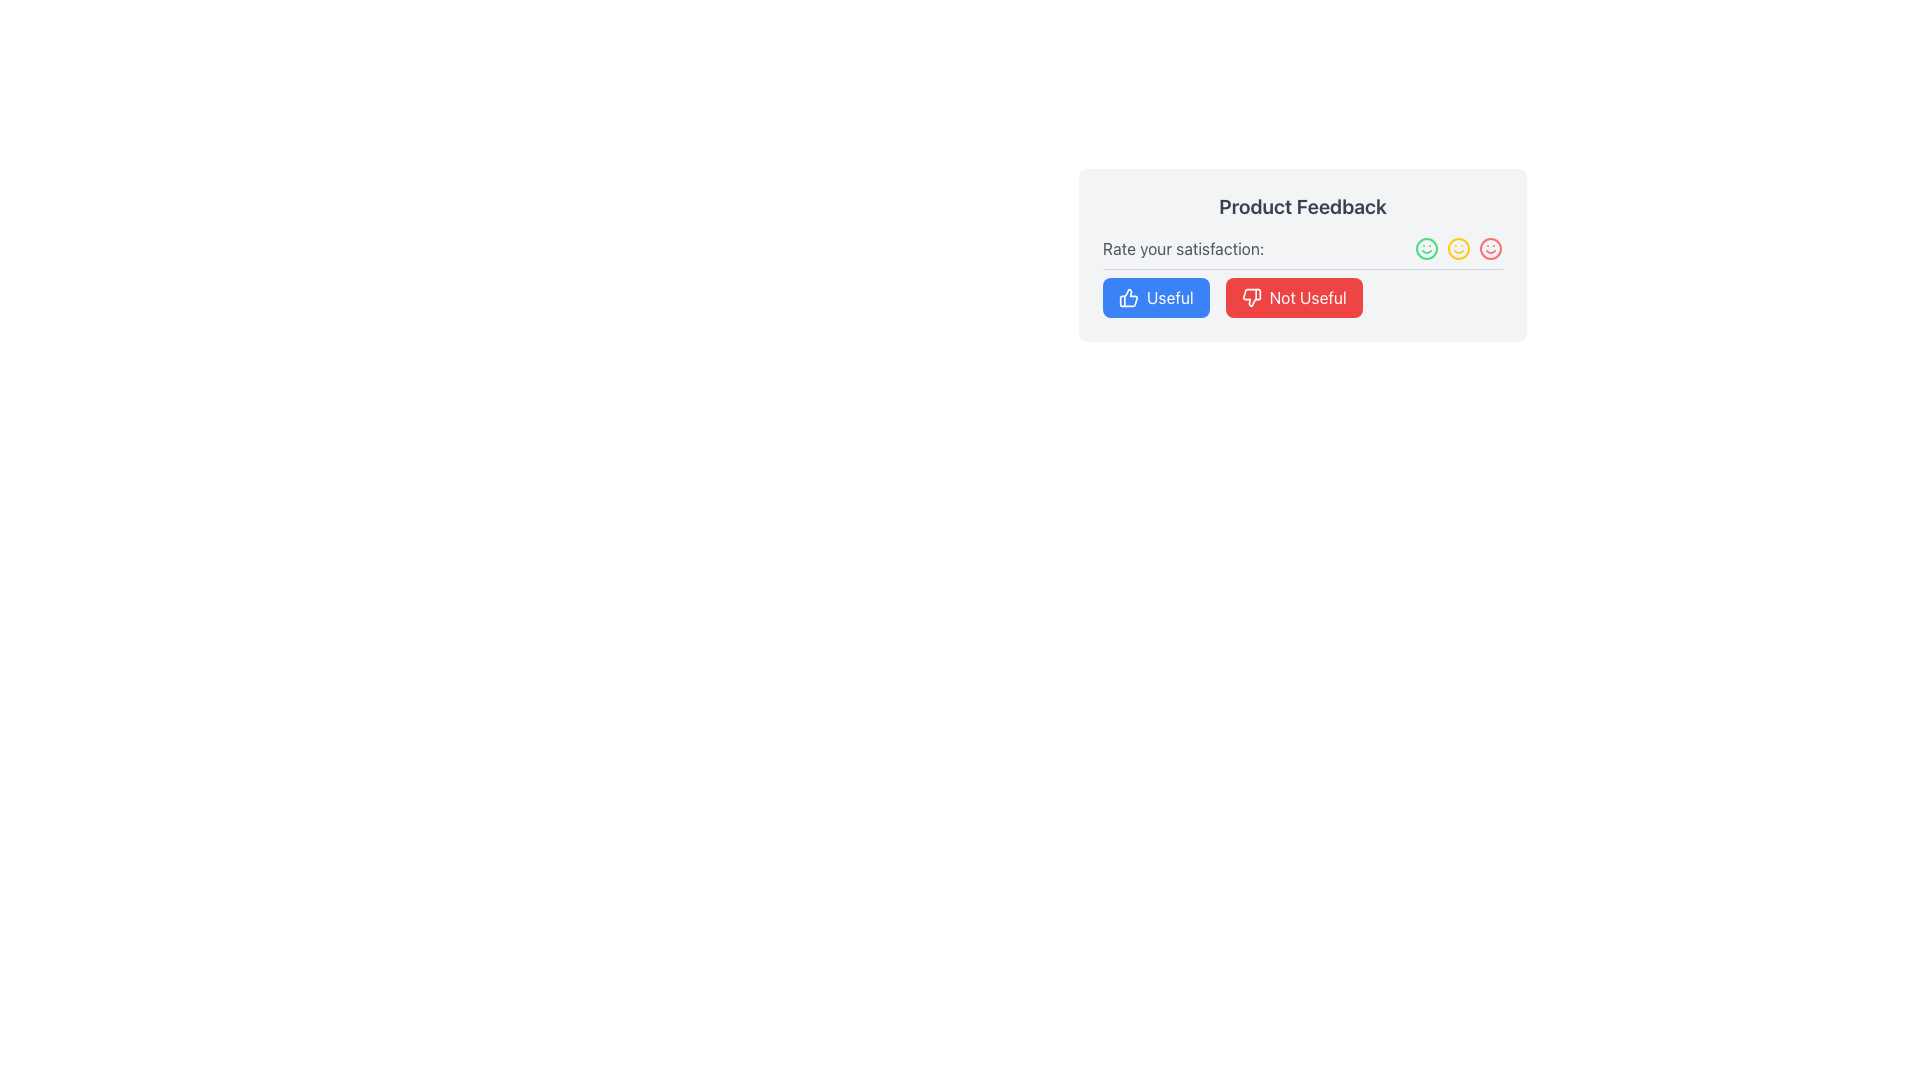  I want to click on the circular outline of the smiley face icon, which serves as the boundary for the icon's head, located near the middle-right of the feedback component, so click(1459, 248).